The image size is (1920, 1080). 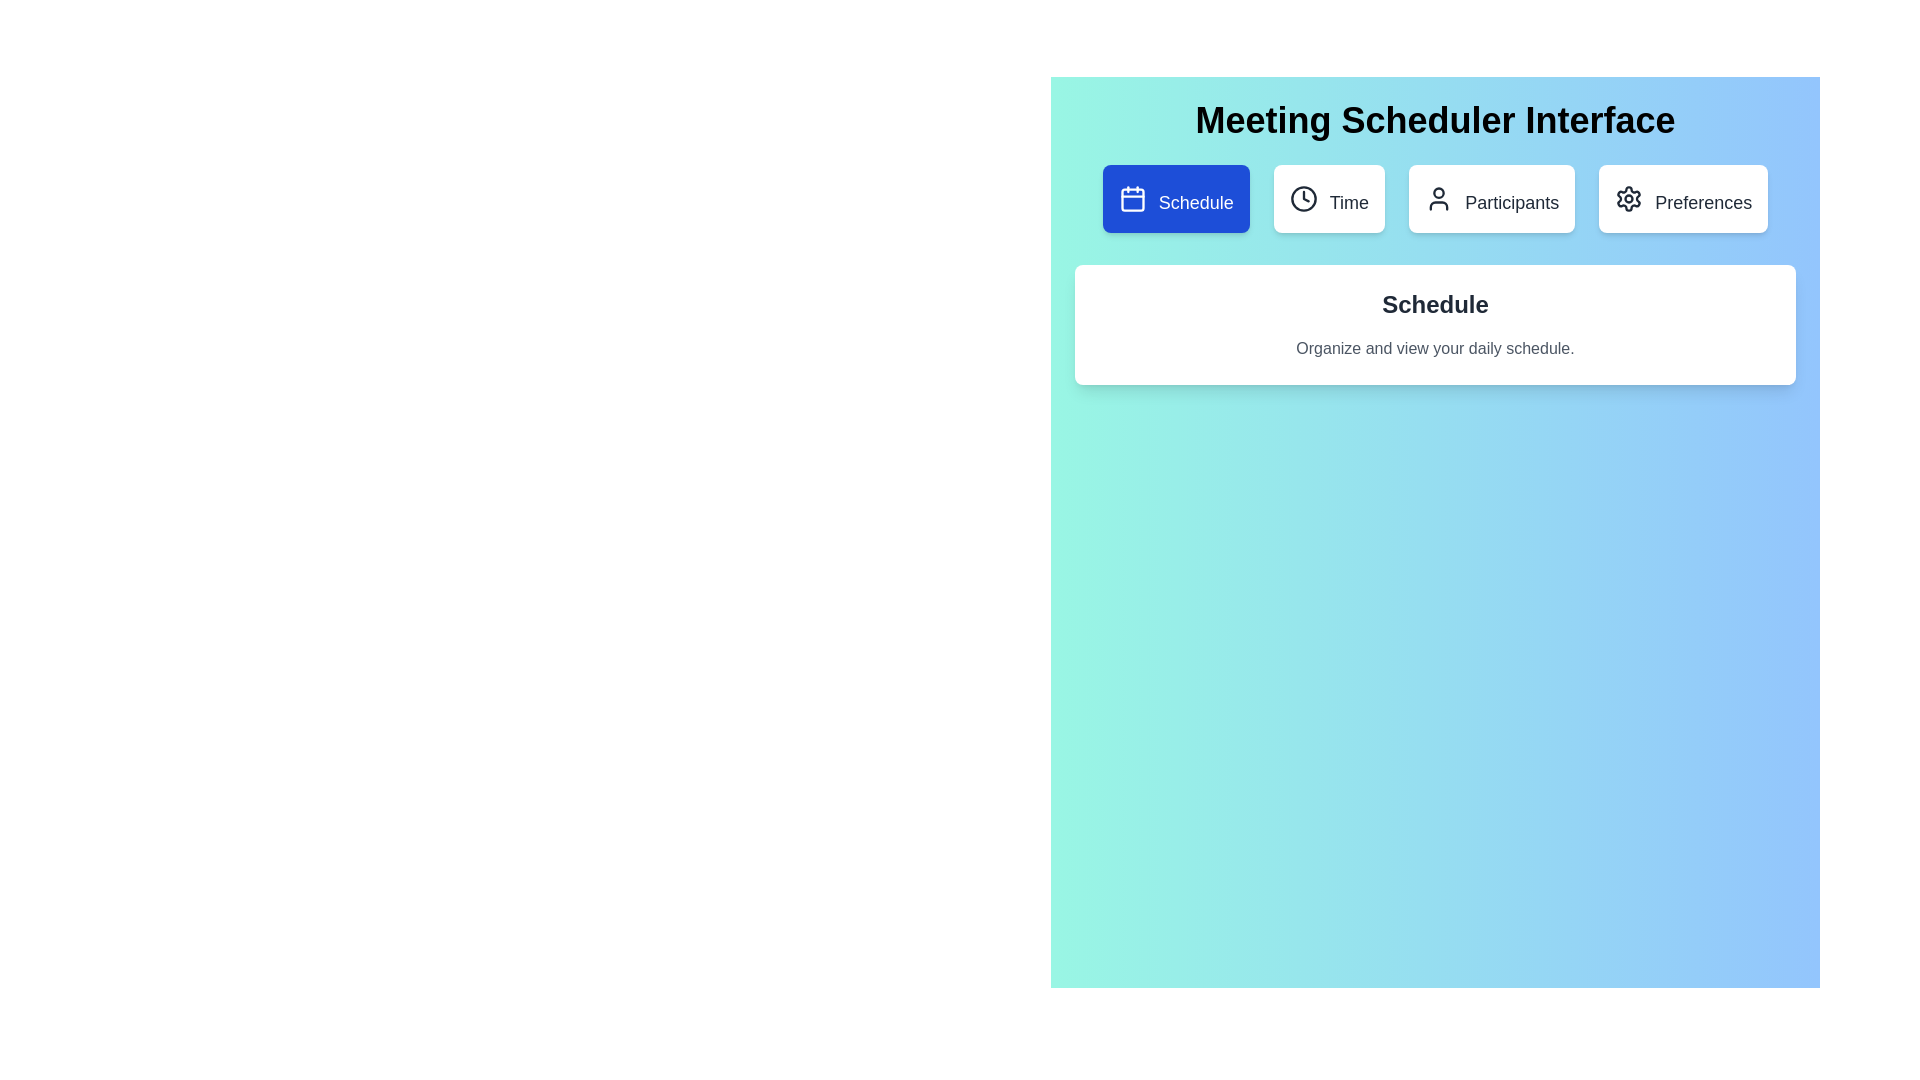 What do you see at coordinates (1329, 199) in the screenshot?
I see `the white rectangular button labeled 'Time', which contains a clock icon on the left and is positioned below the 'Meeting Scheduler Interface' heading, to observe its hover effects` at bounding box center [1329, 199].